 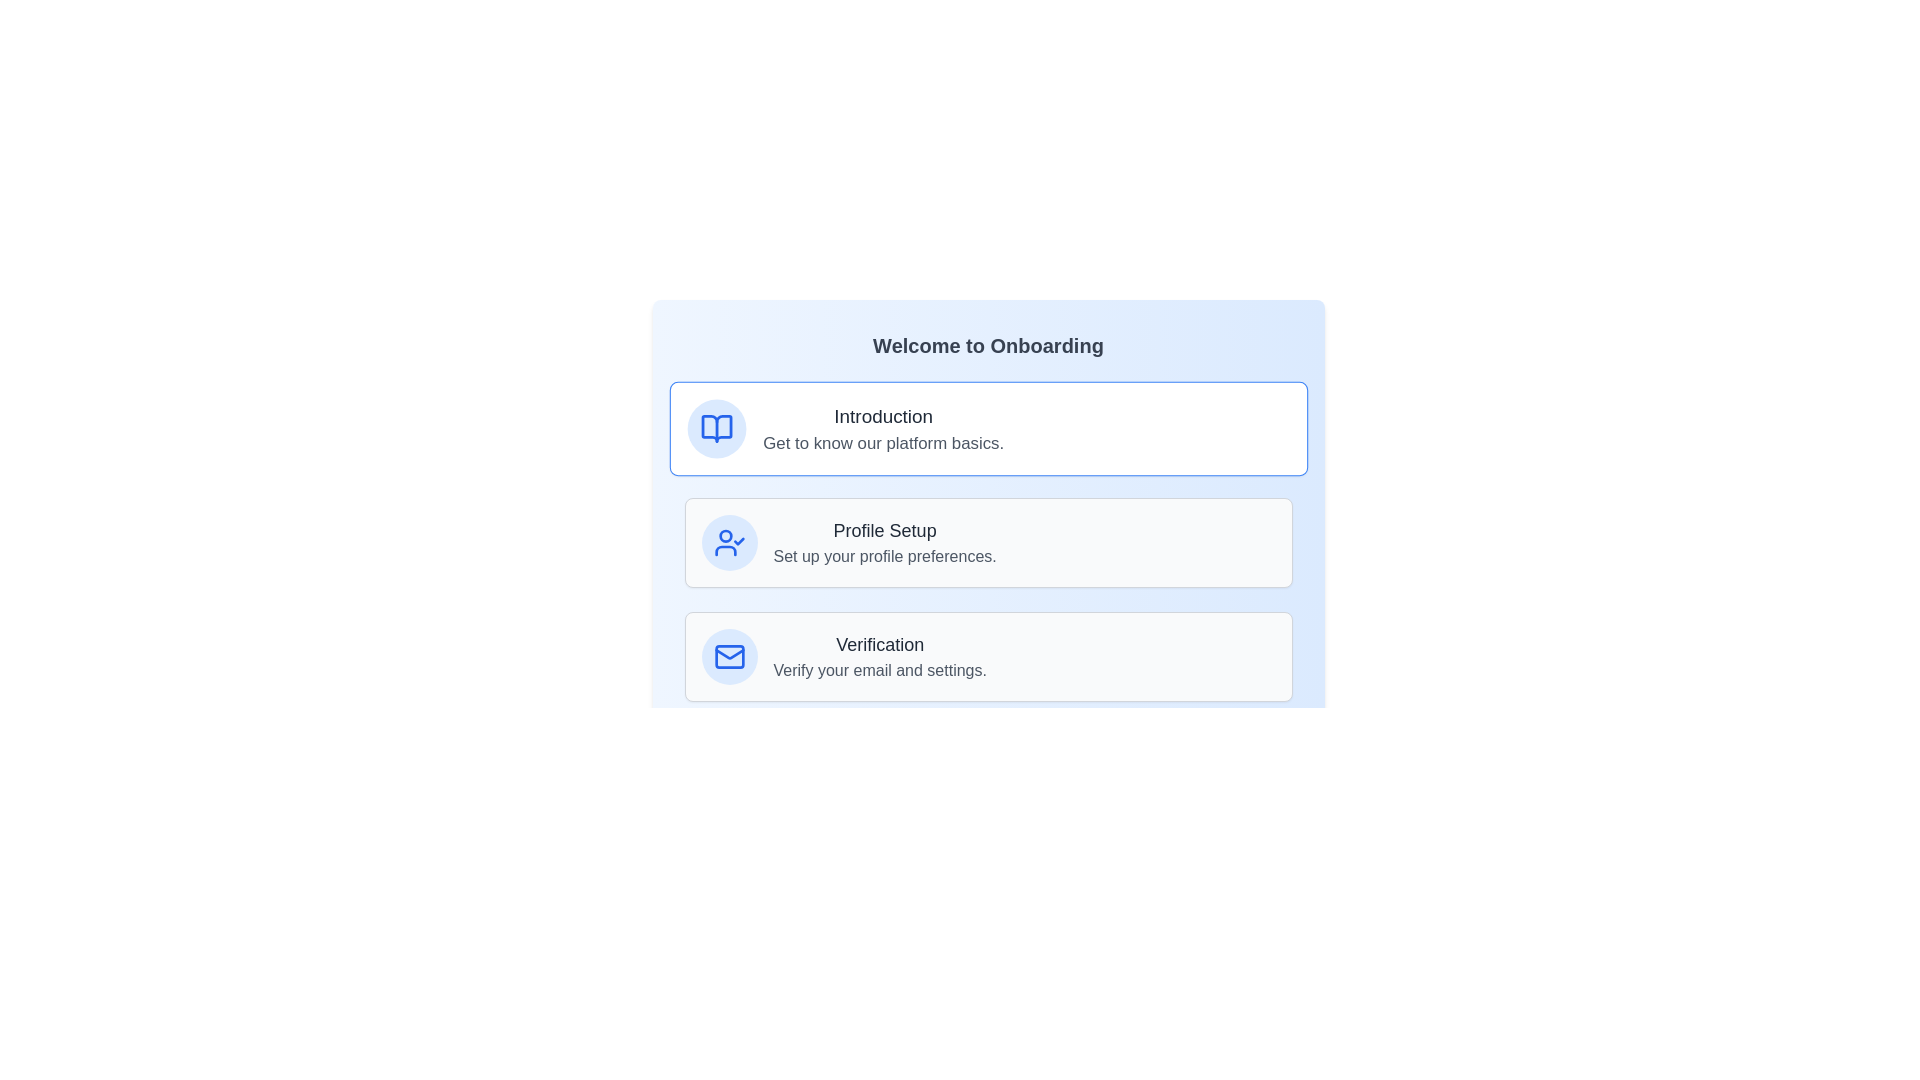 What do you see at coordinates (728, 656) in the screenshot?
I see `the 'Verification' icon located to the left of the label 'Verification Verify your email and settings' in the onboarding steps` at bounding box center [728, 656].